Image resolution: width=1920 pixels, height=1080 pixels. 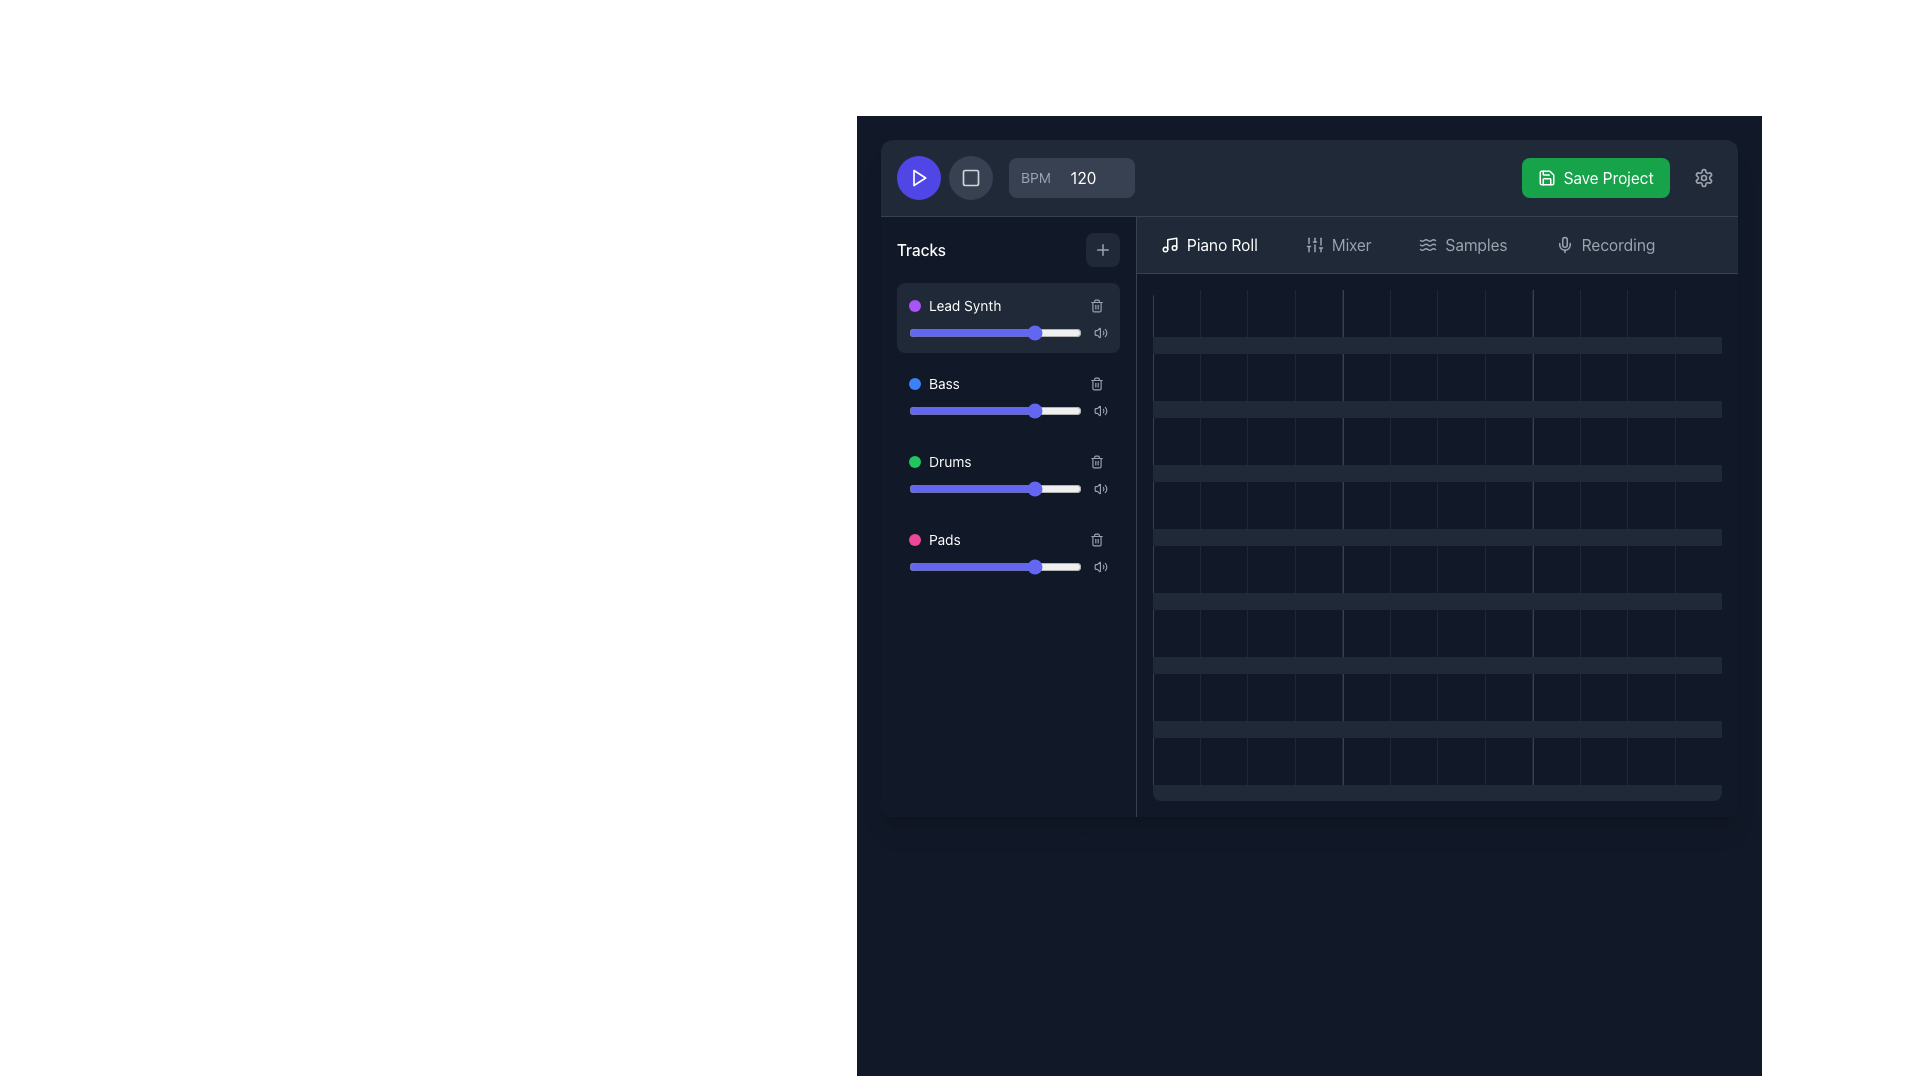 What do you see at coordinates (1089, 176) in the screenshot?
I see `the Number input field displaying '120' located within the 'BPM' section of the UI` at bounding box center [1089, 176].